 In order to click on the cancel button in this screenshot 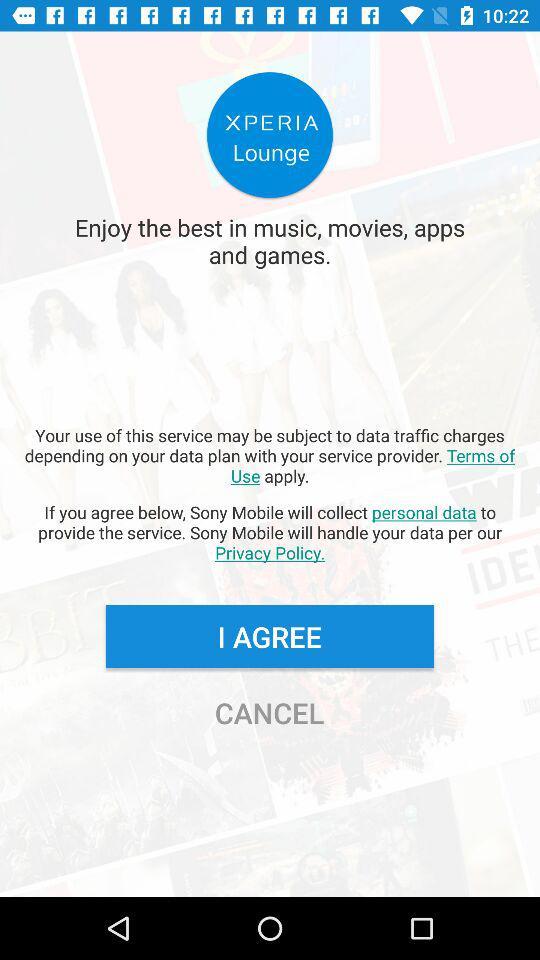, I will do `click(269, 712)`.